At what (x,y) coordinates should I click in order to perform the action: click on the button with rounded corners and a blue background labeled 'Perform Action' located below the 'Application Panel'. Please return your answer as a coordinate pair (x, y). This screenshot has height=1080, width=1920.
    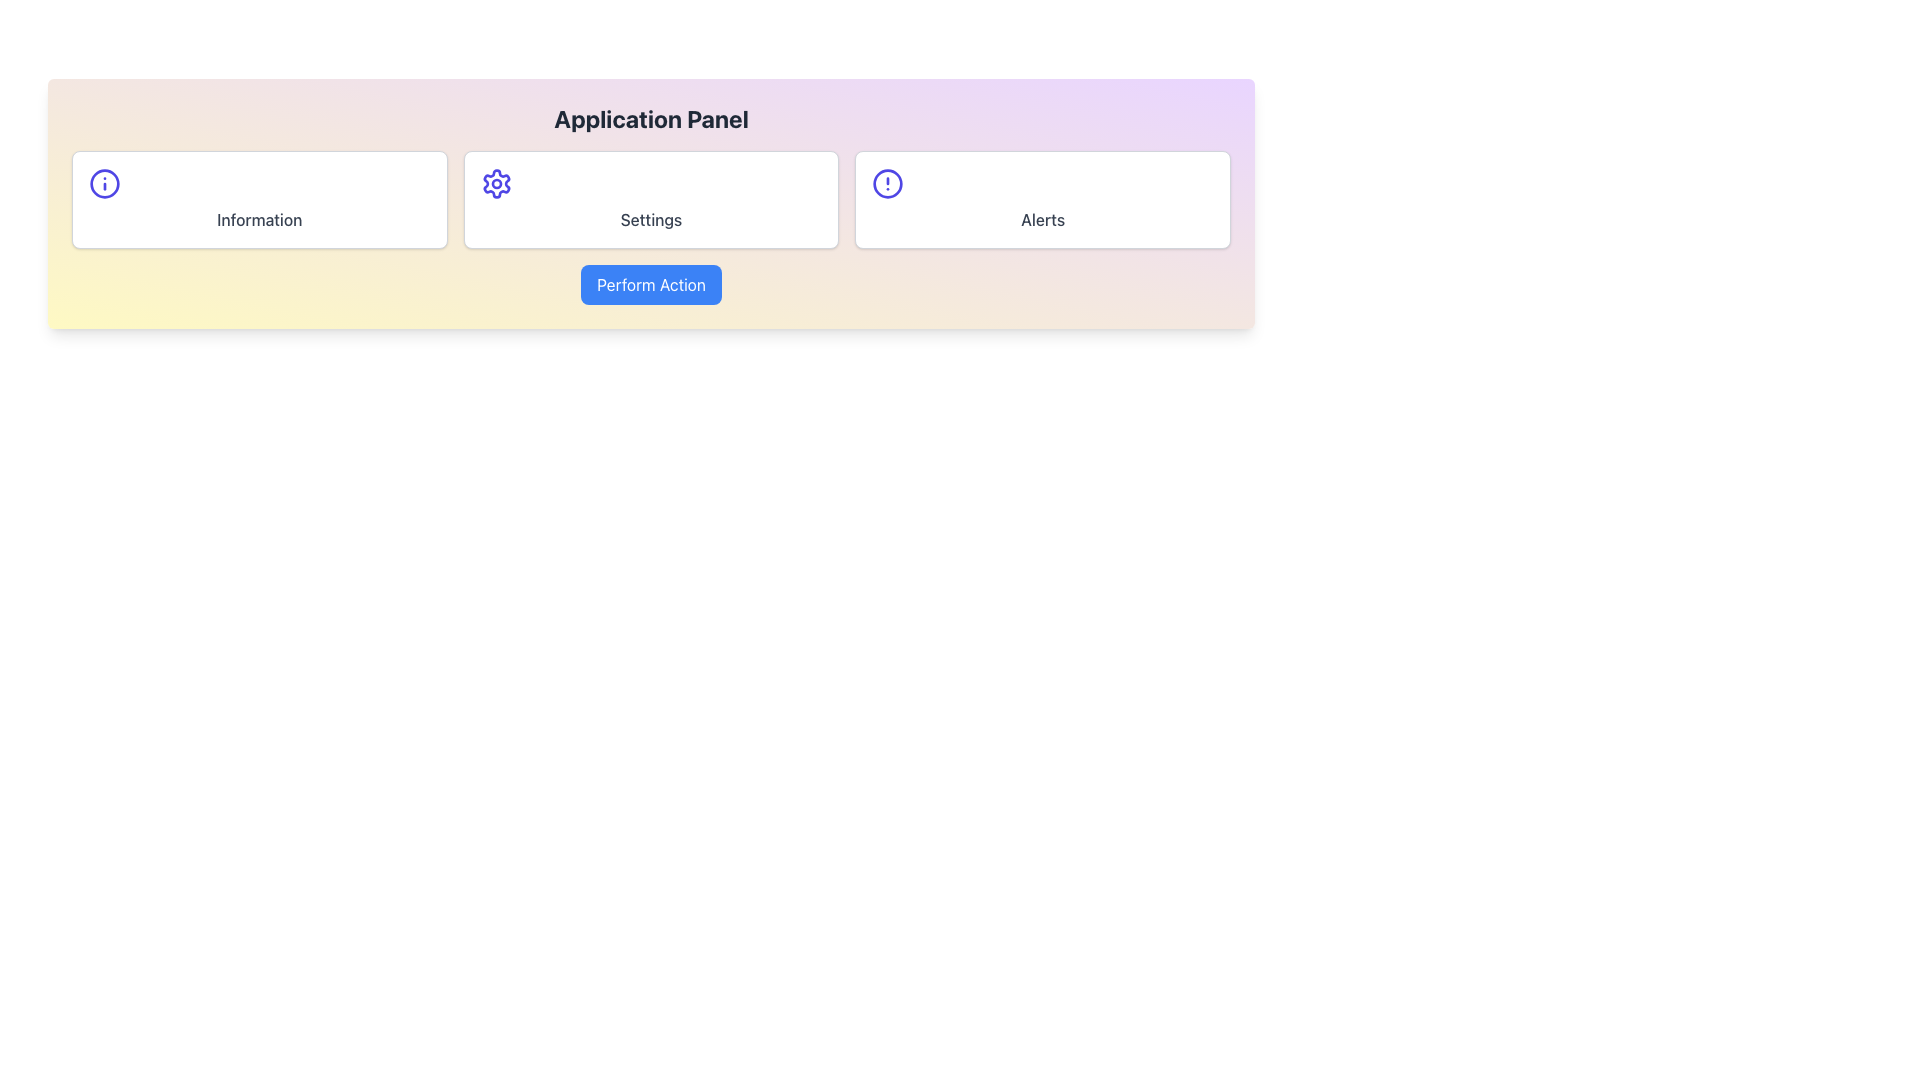
    Looking at the image, I should click on (651, 285).